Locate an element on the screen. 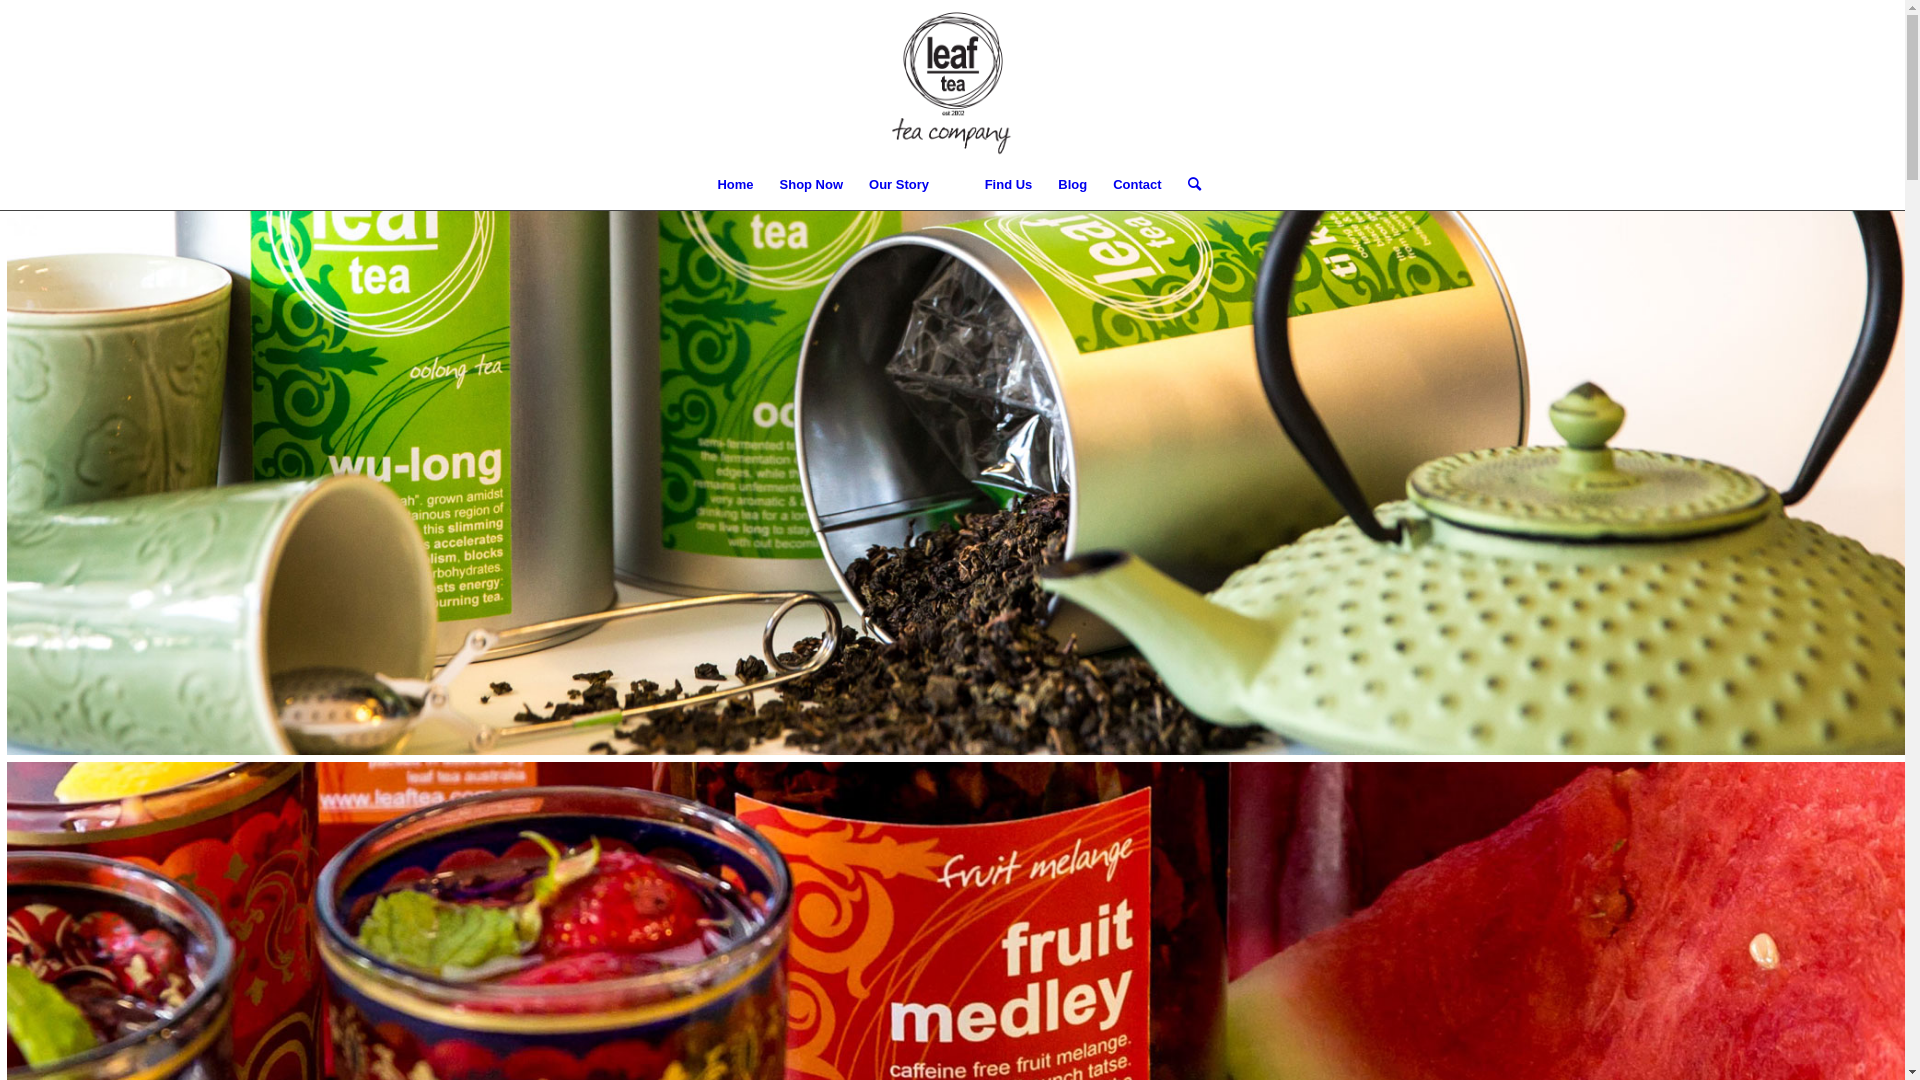 The width and height of the screenshot is (1920, 1080). 'Find Us' is located at coordinates (1008, 185).